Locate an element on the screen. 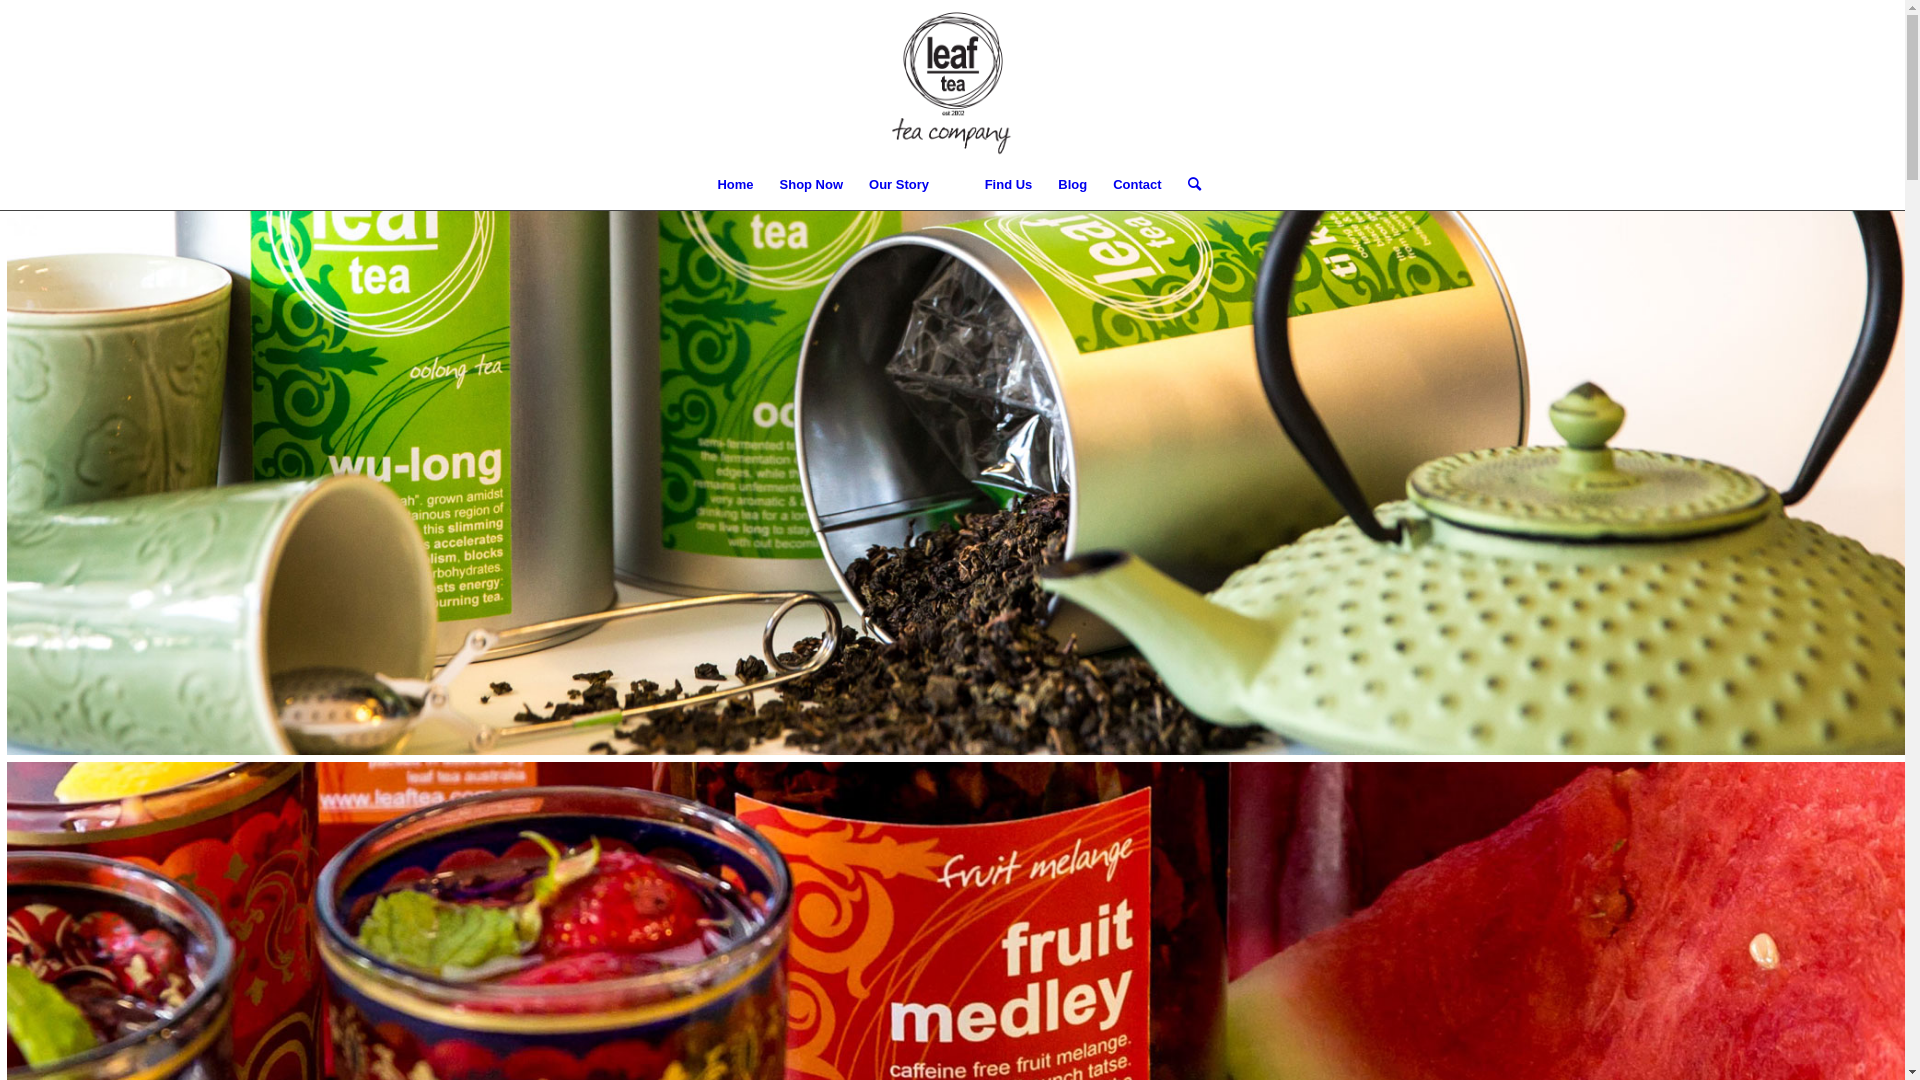 The width and height of the screenshot is (1920, 1080). 'Find Us' is located at coordinates (1008, 185).